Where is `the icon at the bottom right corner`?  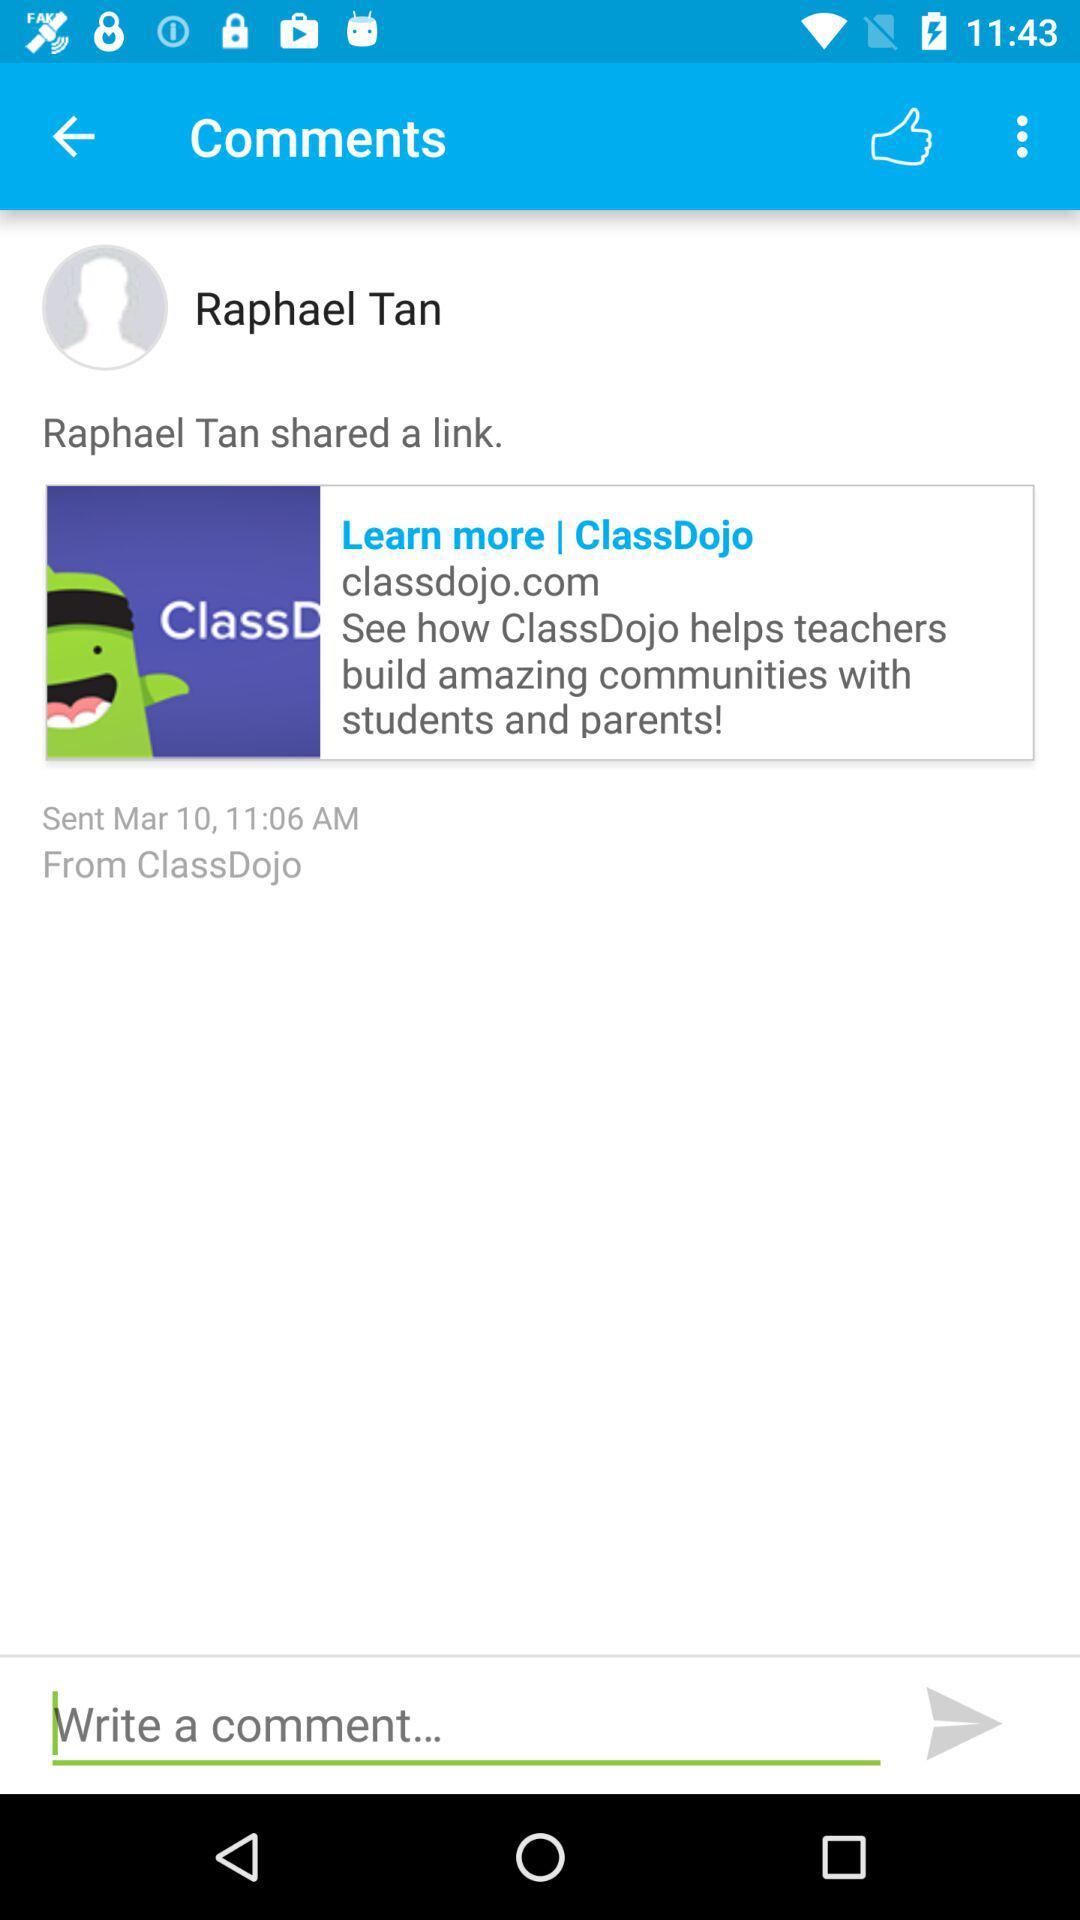
the icon at the bottom right corner is located at coordinates (963, 1723).